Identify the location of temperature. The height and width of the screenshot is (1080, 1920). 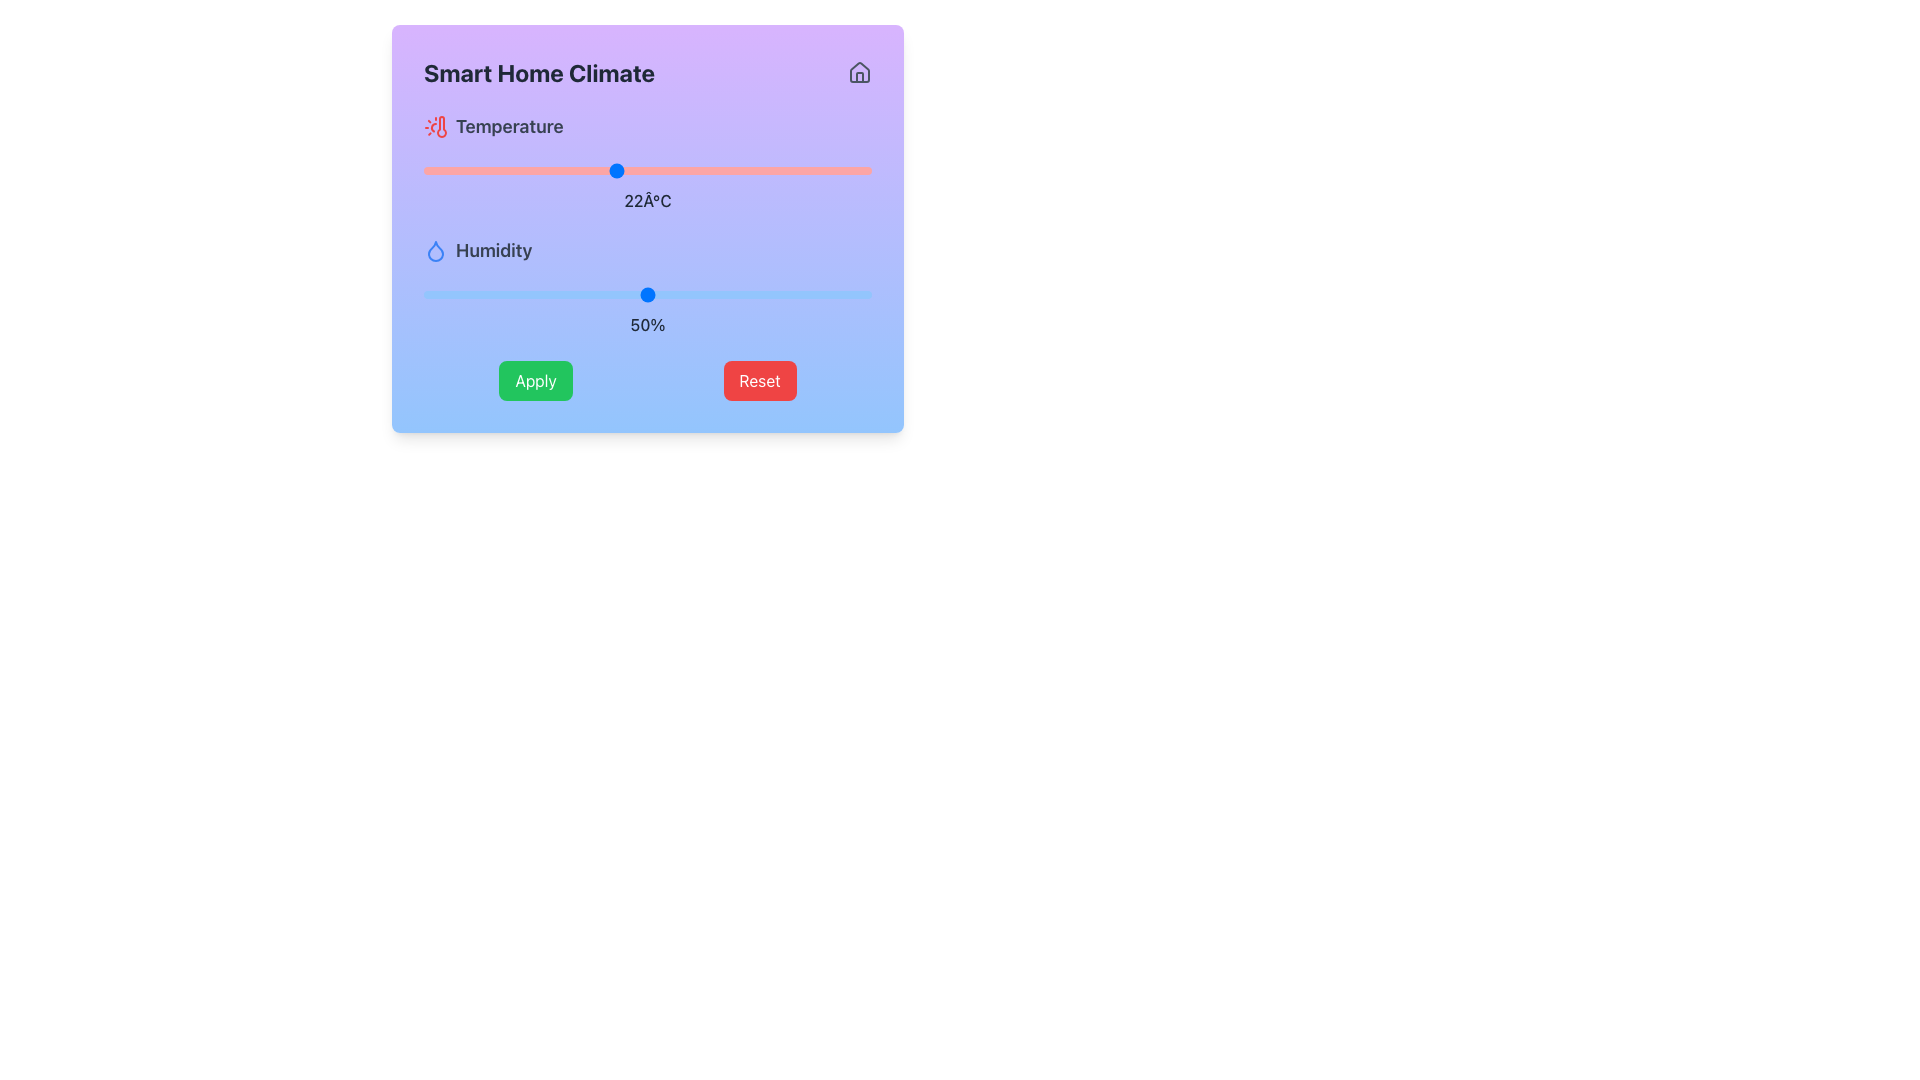
(583, 169).